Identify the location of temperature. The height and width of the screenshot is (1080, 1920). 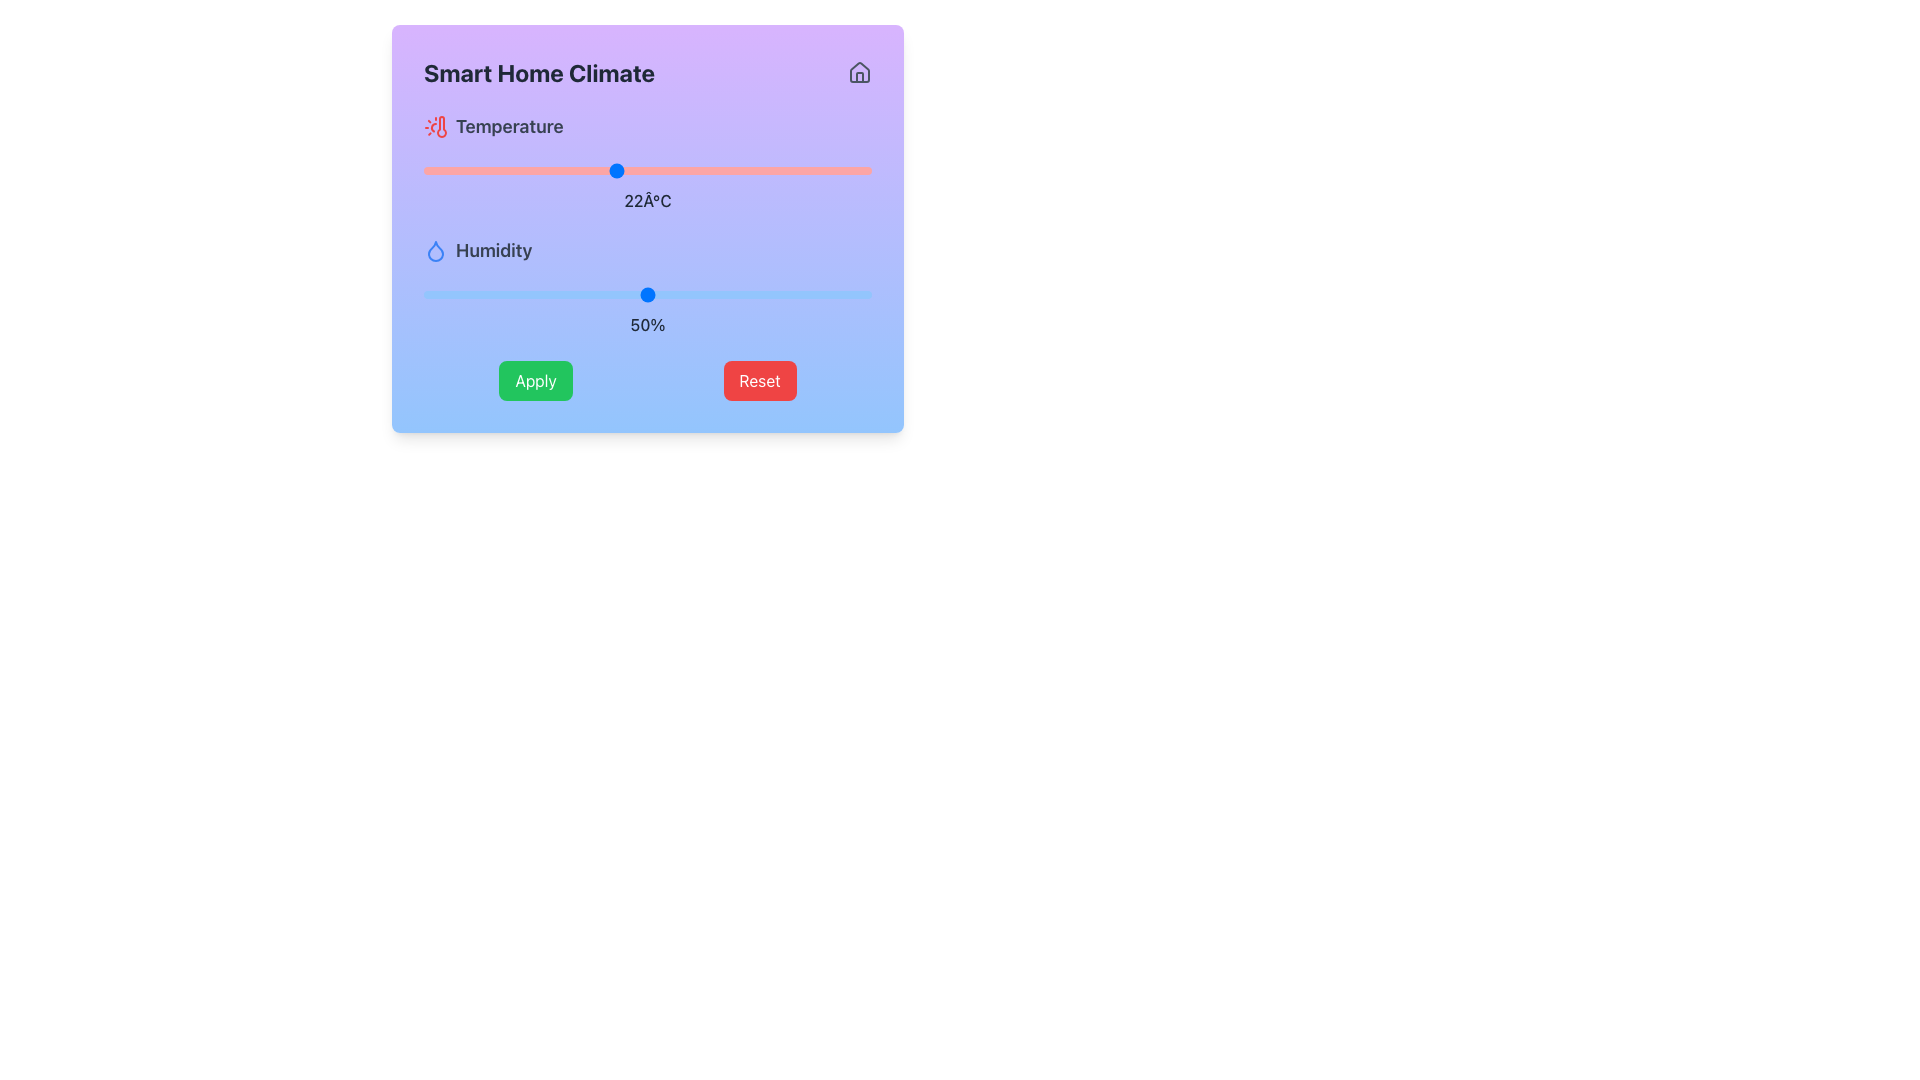
(583, 169).